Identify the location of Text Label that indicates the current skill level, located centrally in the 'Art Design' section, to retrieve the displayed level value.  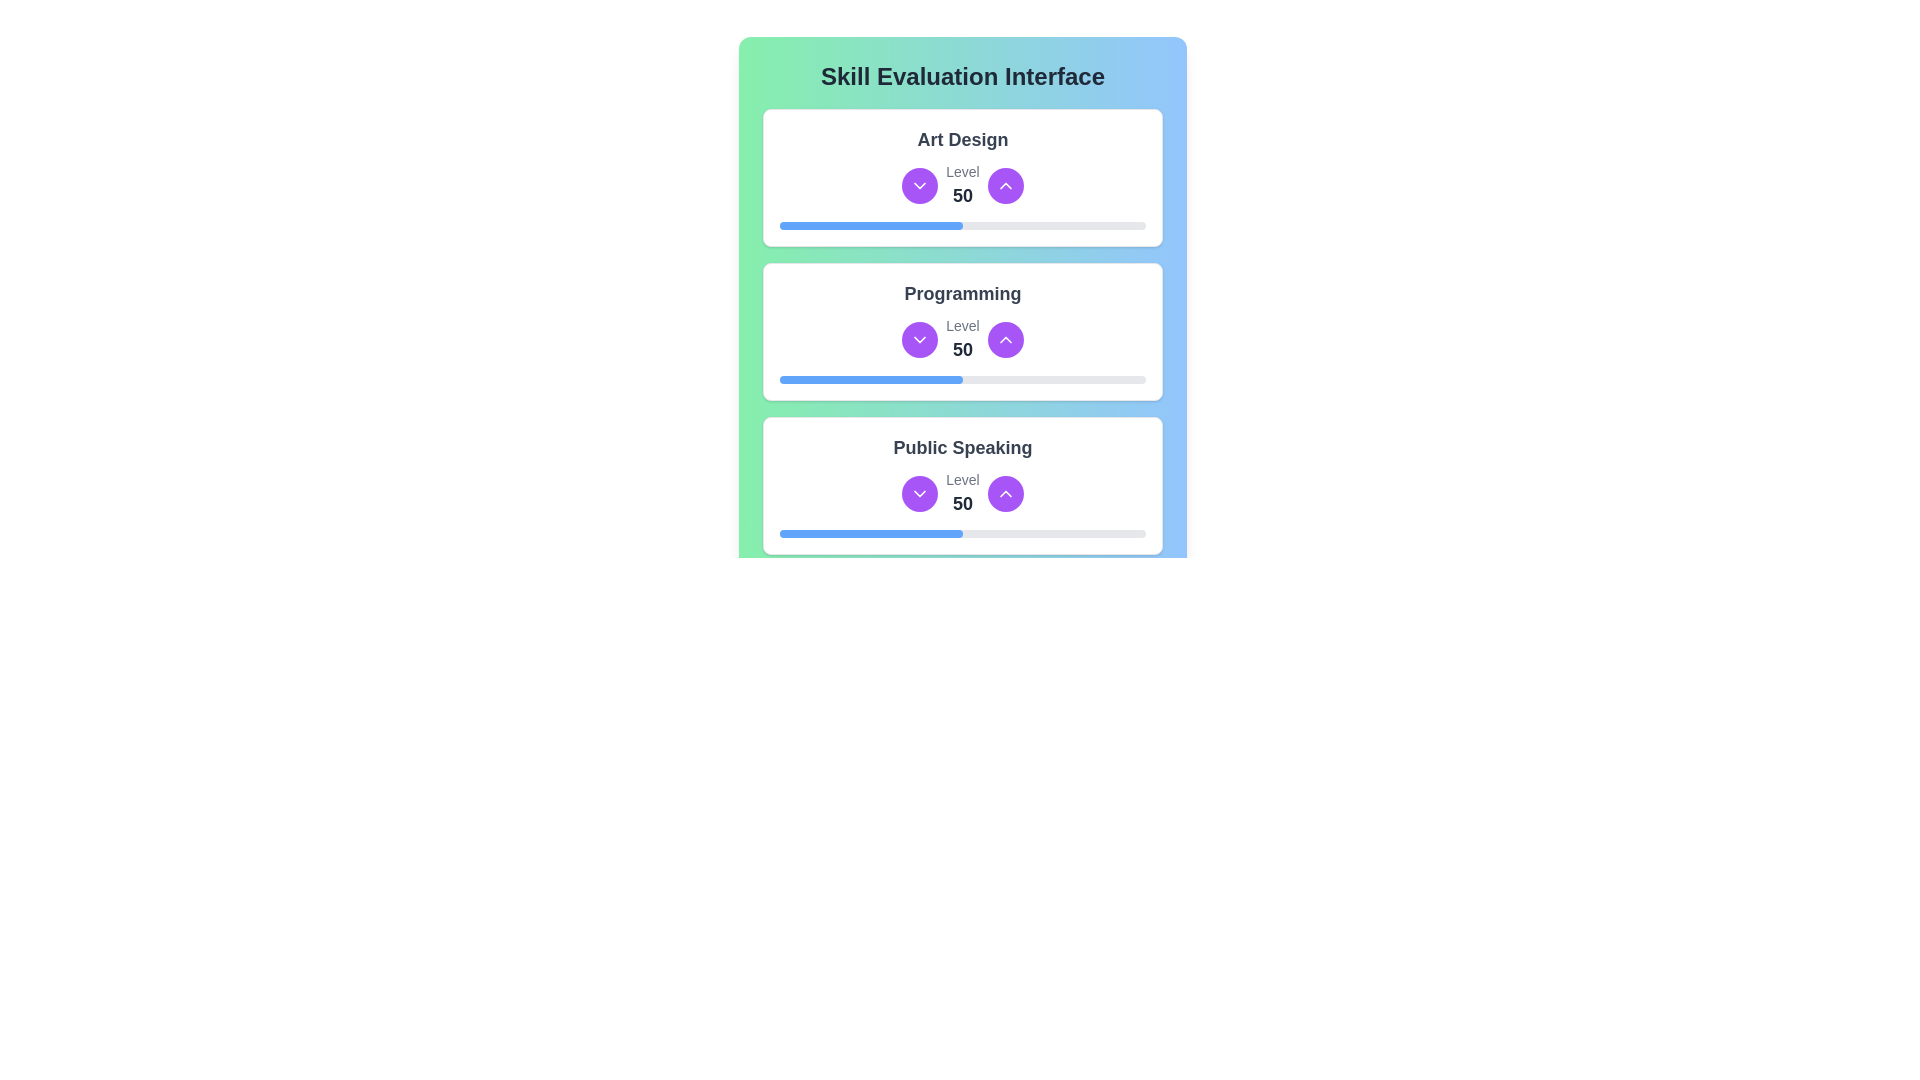
(963, 196).